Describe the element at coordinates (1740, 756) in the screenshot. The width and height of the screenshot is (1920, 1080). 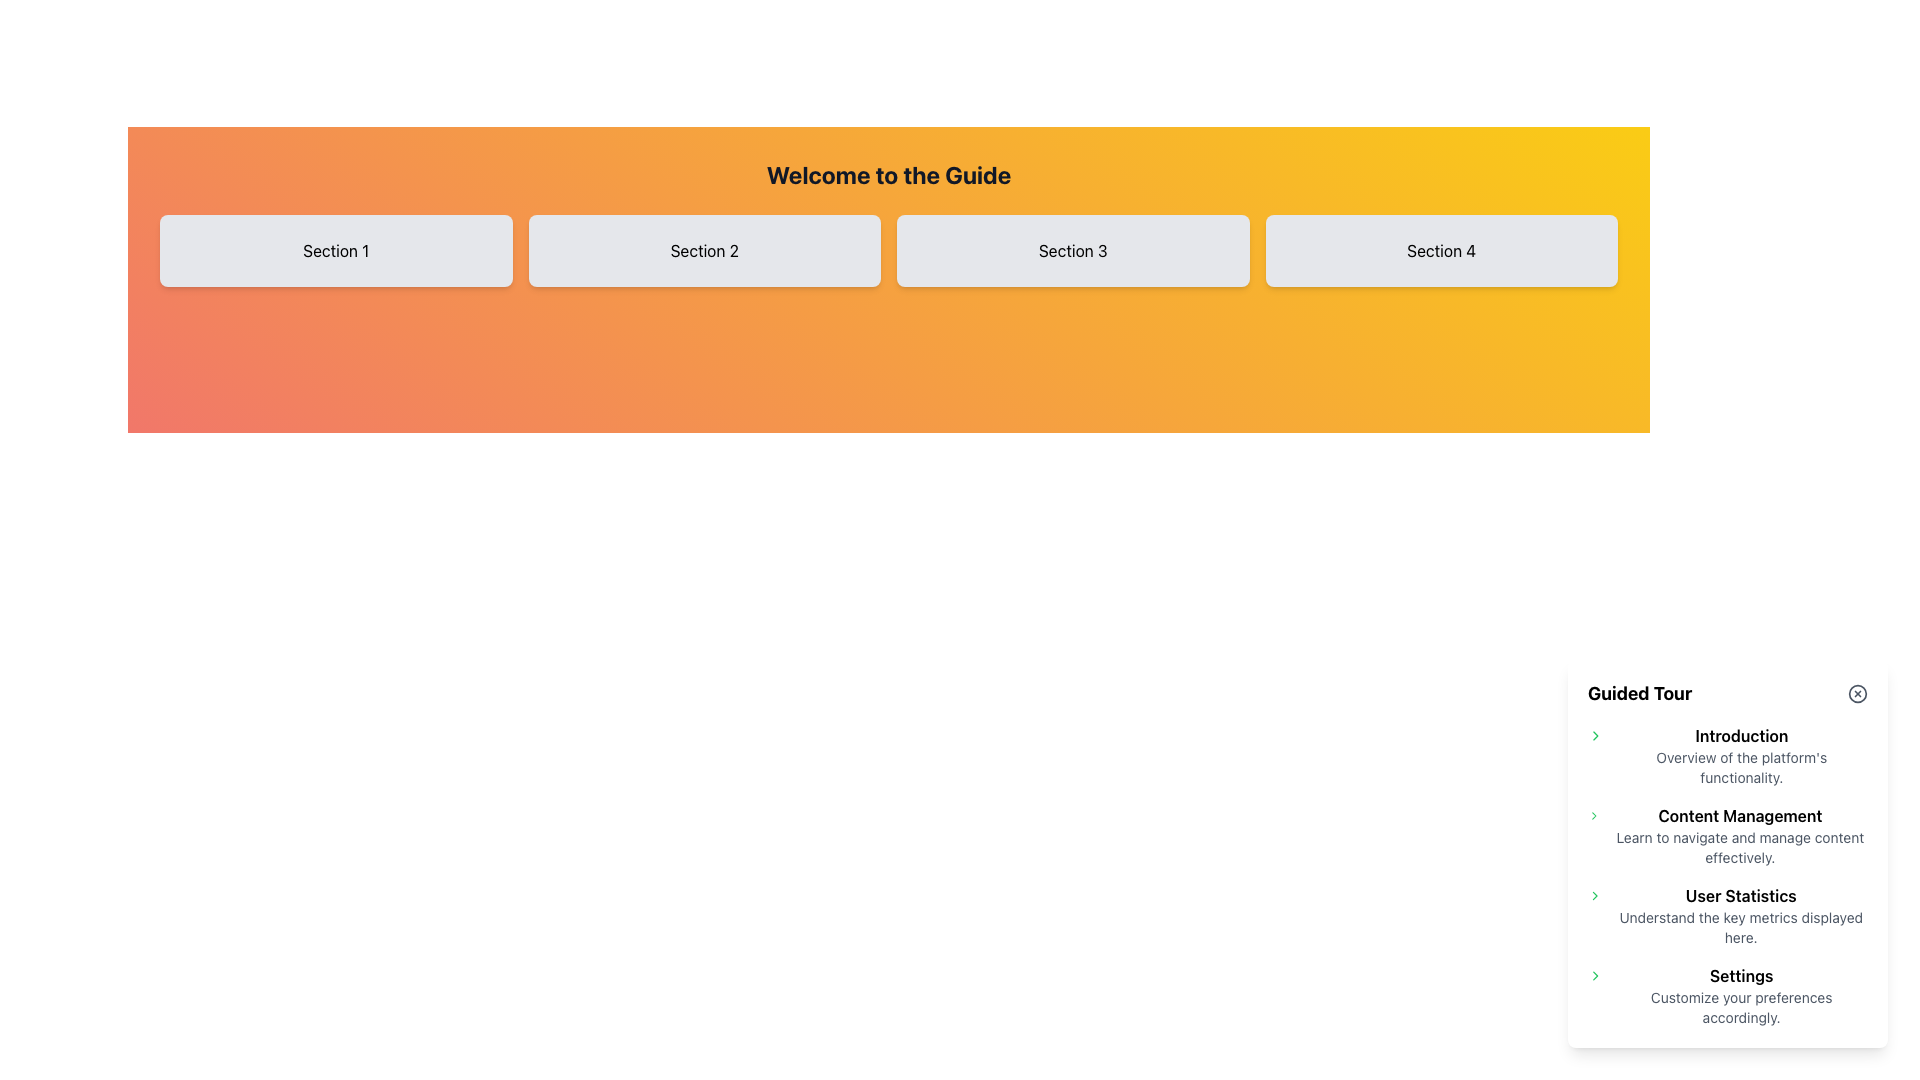
I see `the descriptive title for the first step in the guided tour` at that location.